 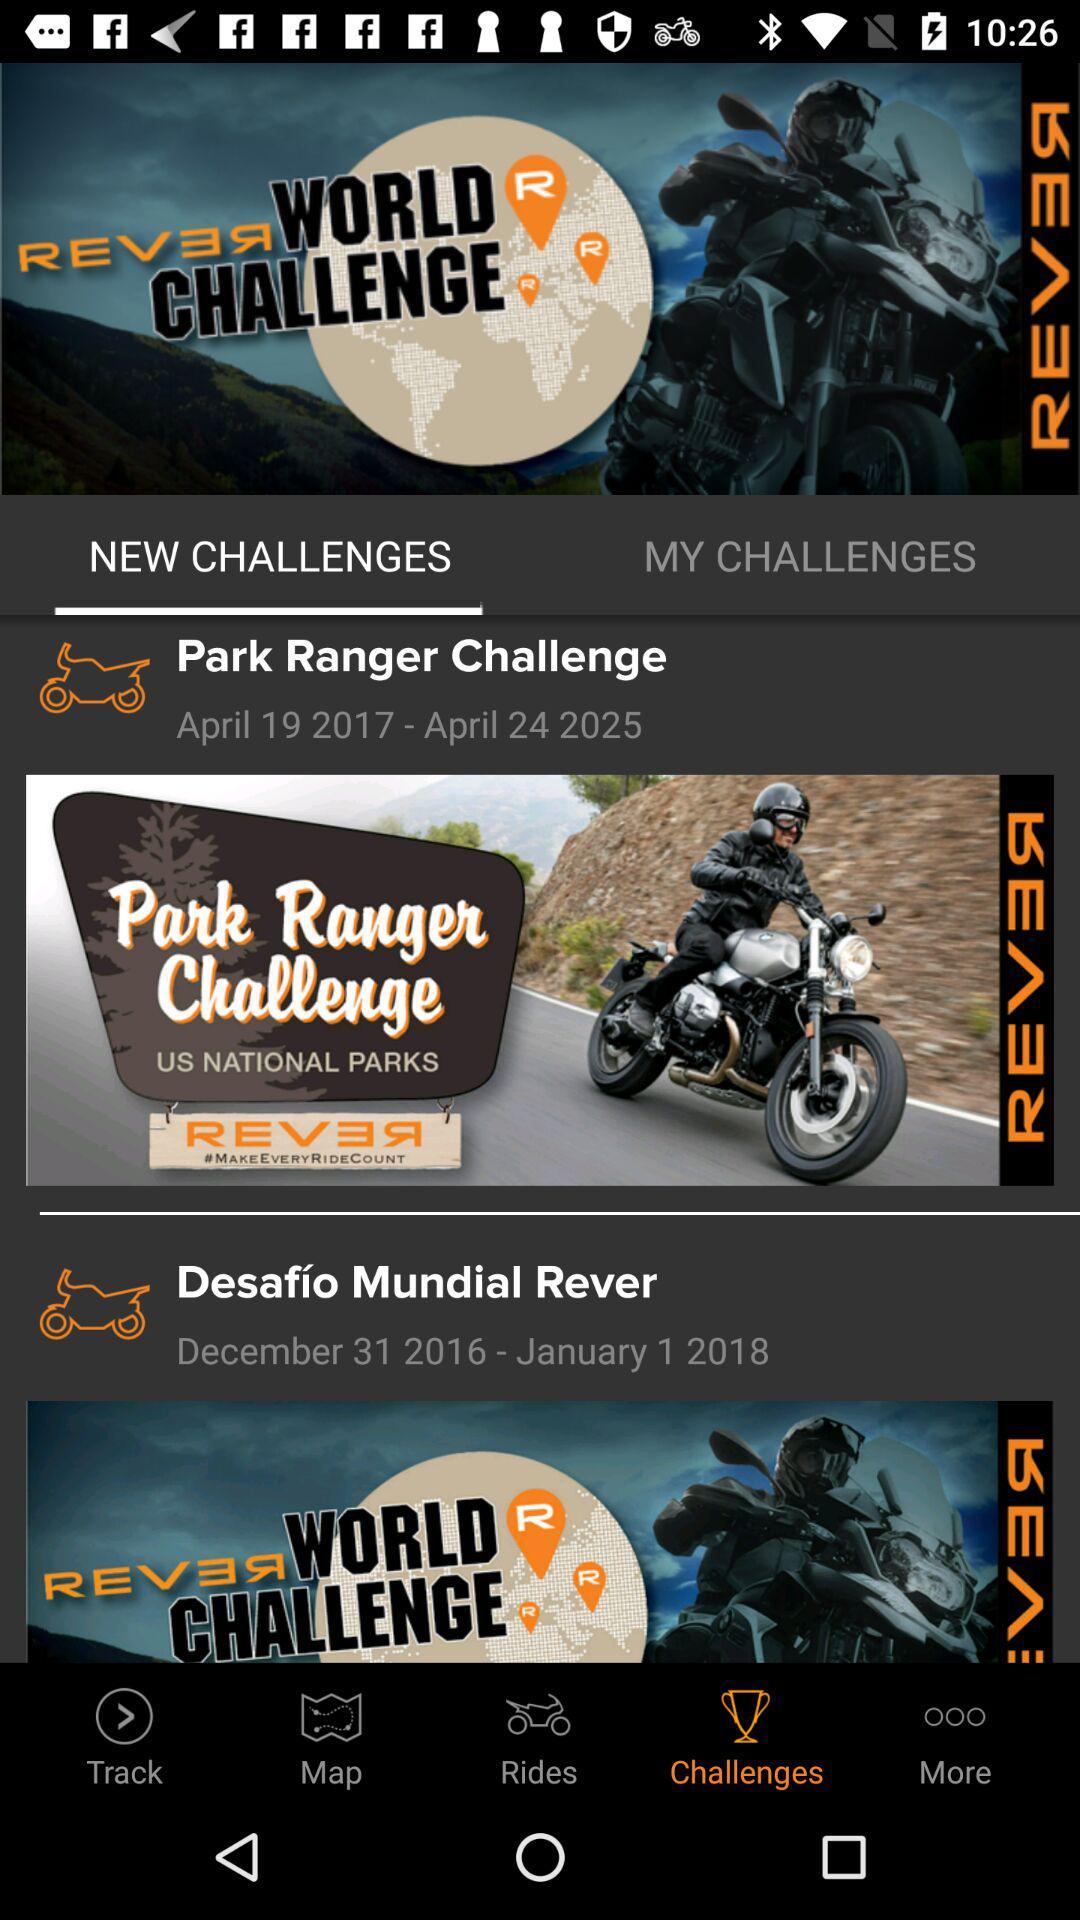 I want to click on the icon next to the new challenges icon, so click(x=810, y=555).